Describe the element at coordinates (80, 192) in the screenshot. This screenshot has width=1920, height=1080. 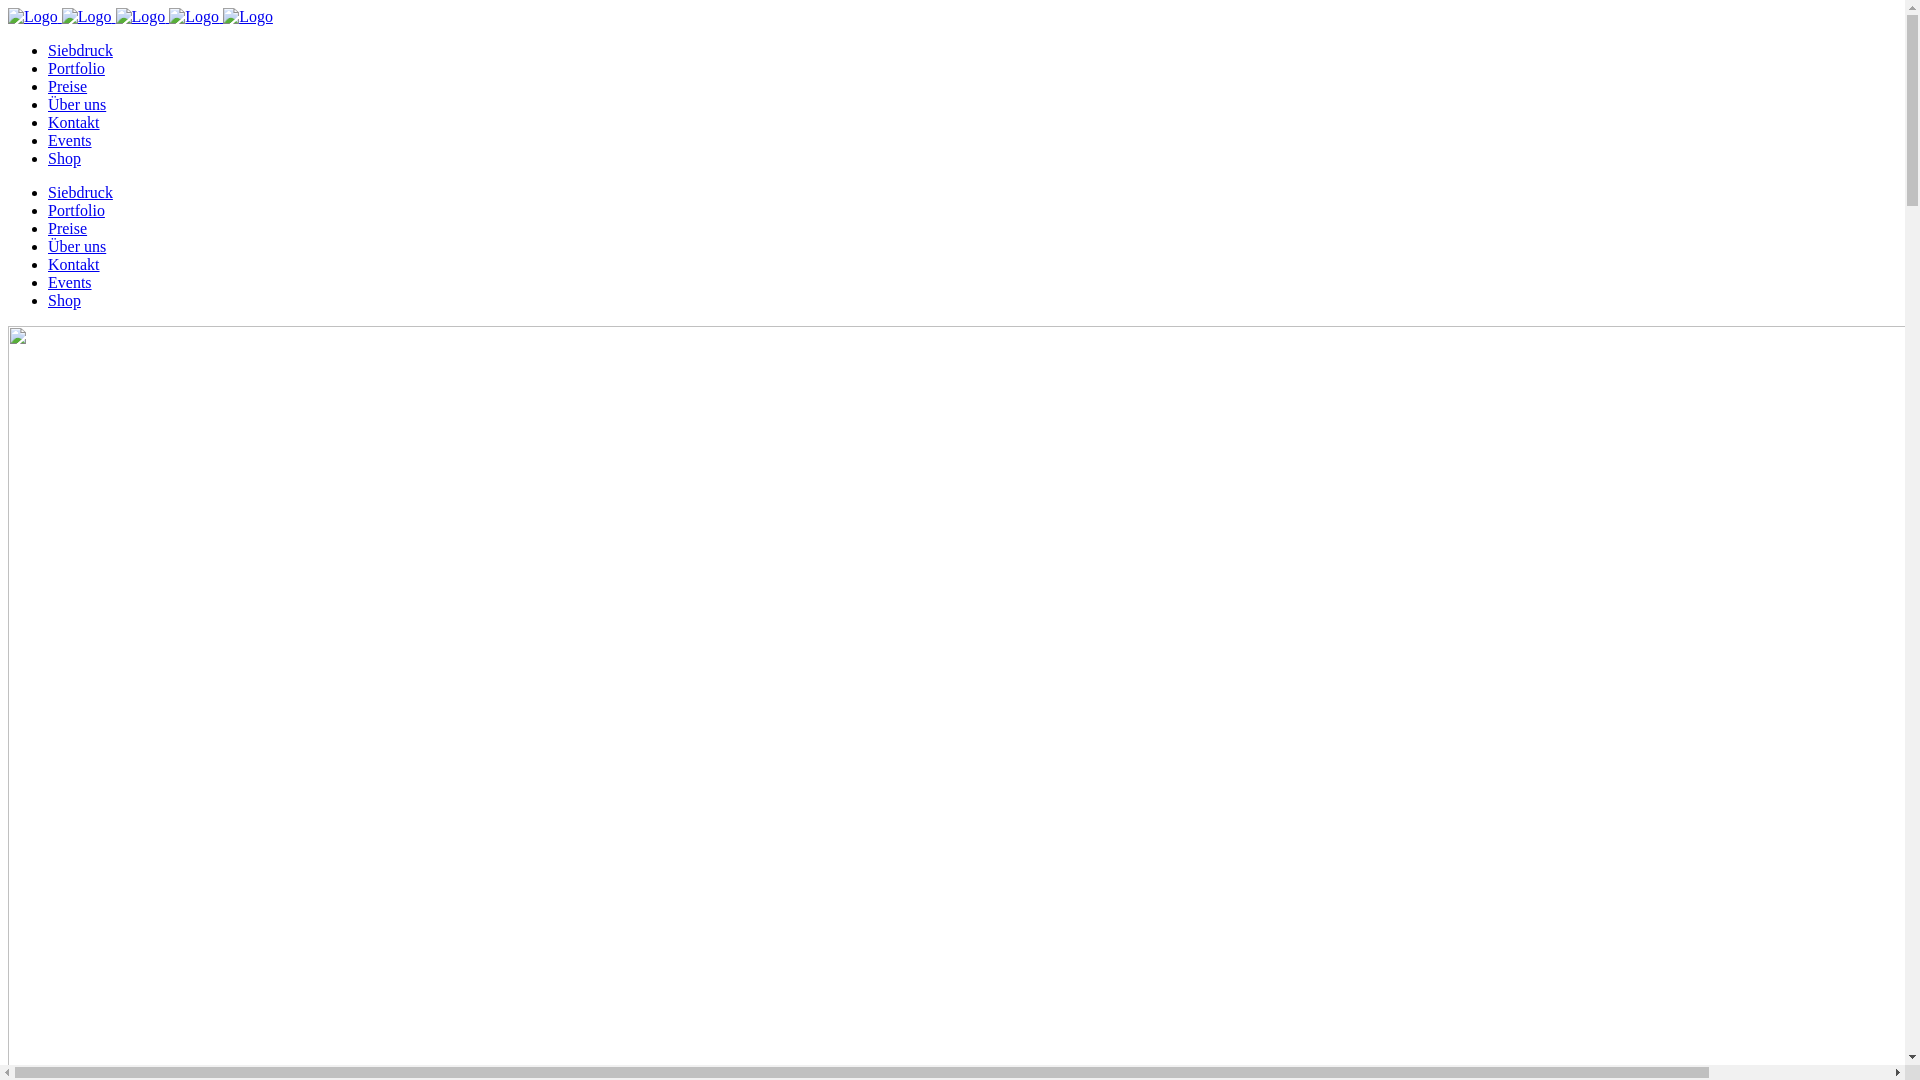
I see `'Siebdruck'` at that location.